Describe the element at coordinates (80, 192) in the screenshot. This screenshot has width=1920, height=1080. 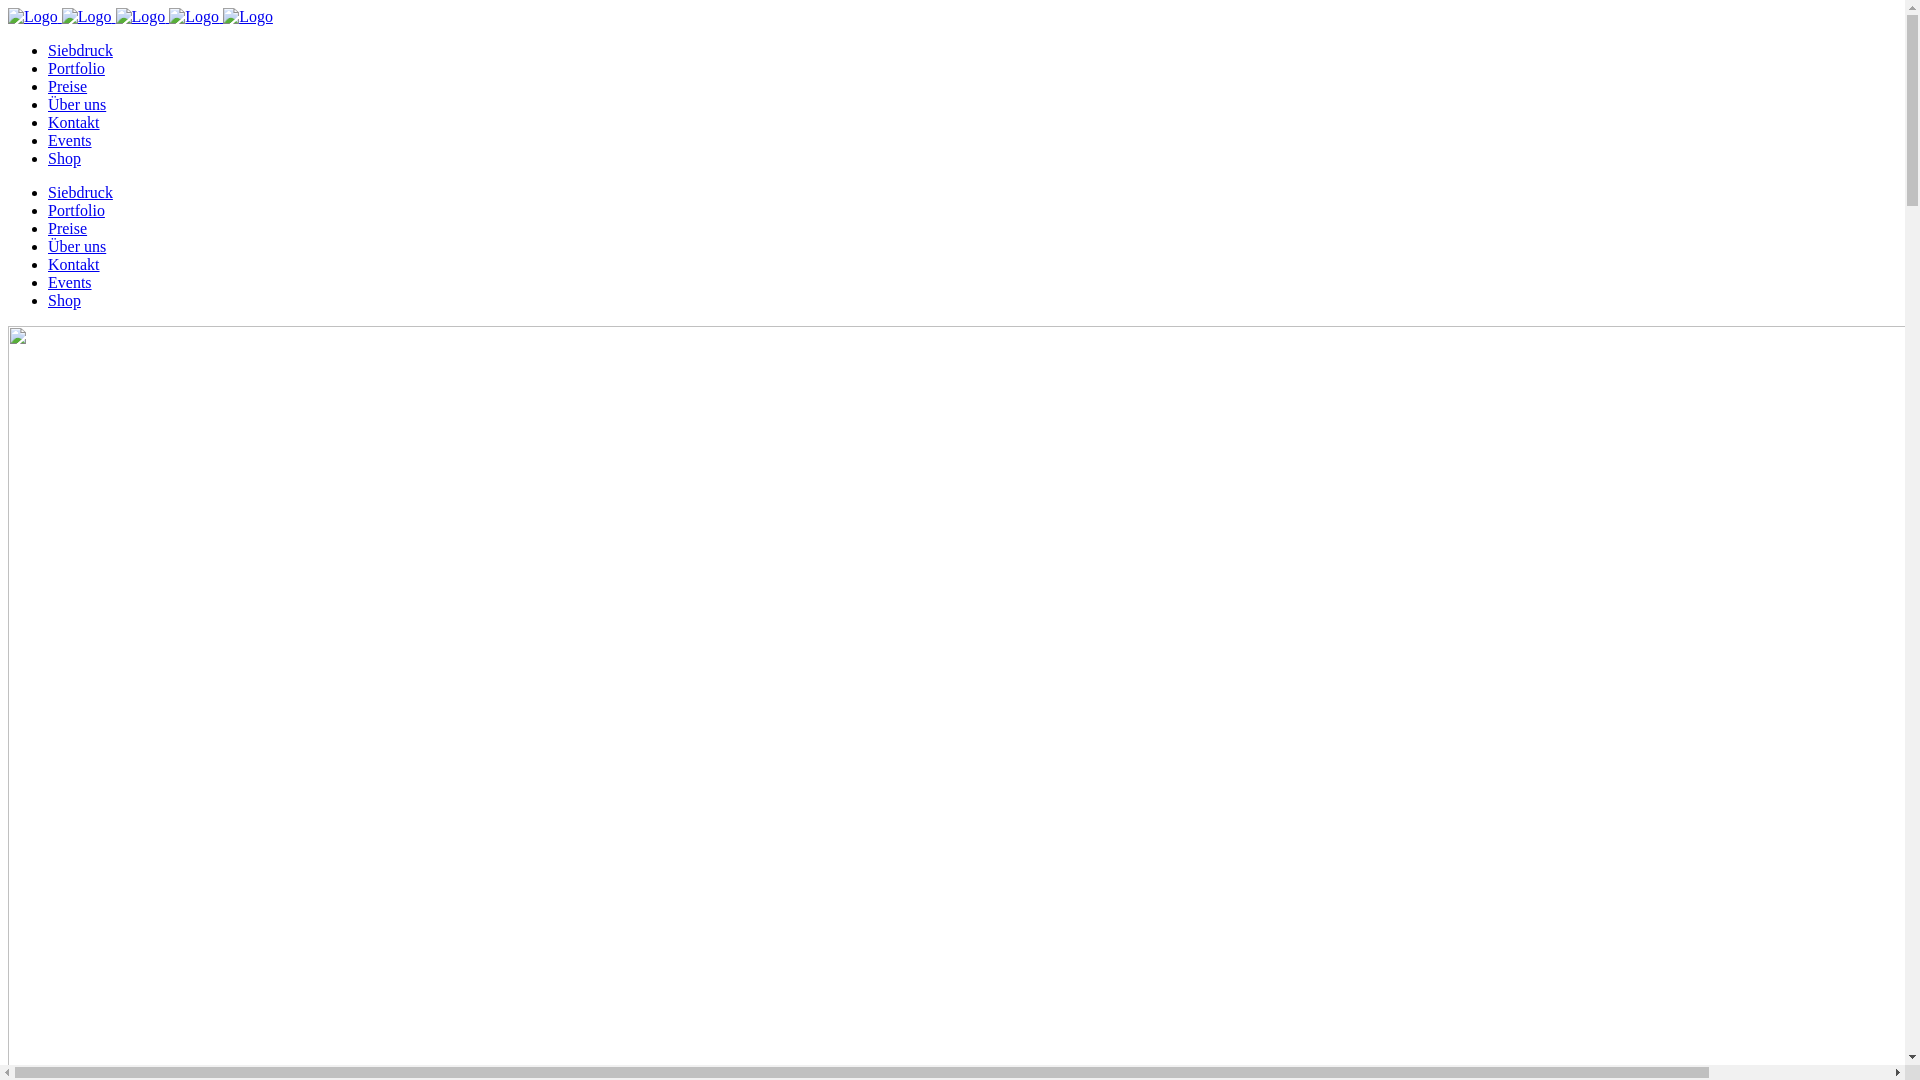
I see `'Siebdruck'` at that location.